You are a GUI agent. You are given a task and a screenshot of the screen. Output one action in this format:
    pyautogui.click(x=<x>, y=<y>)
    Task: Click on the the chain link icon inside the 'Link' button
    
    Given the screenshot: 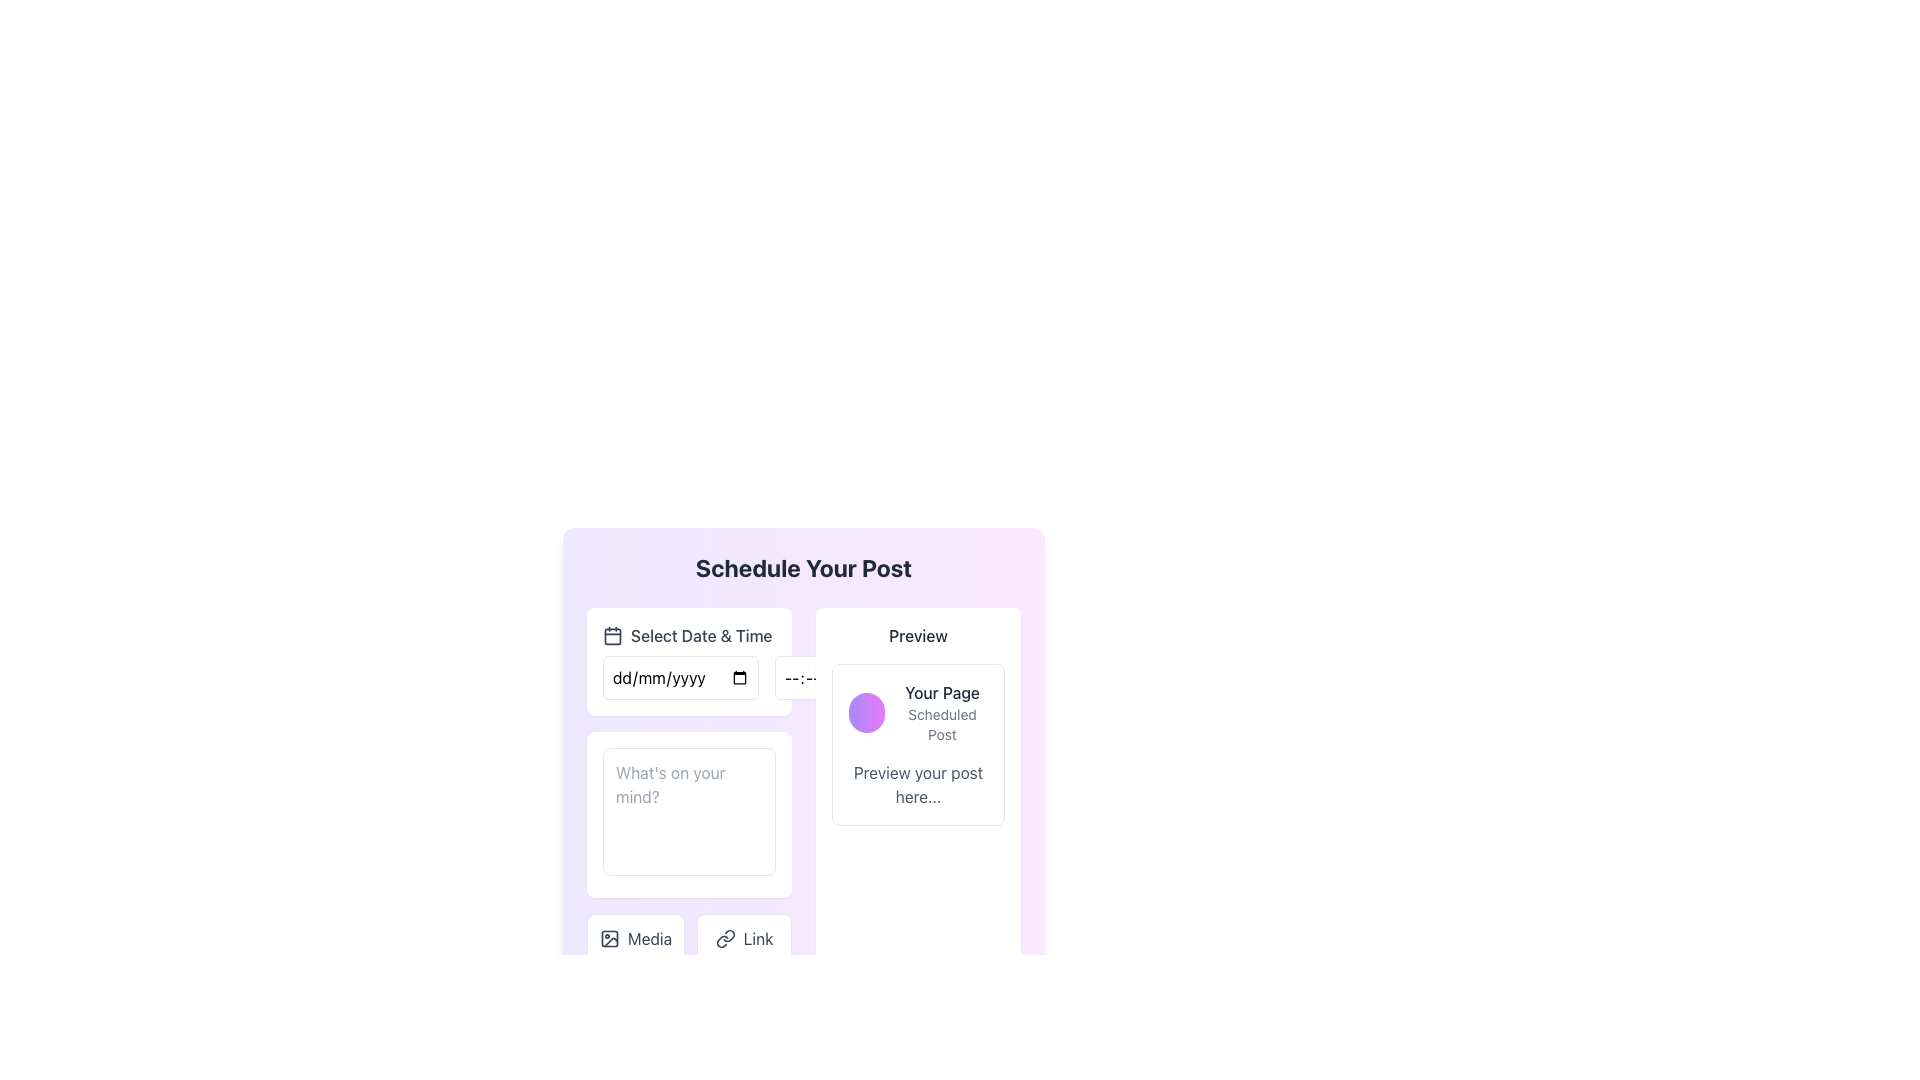 What is the action you would take?
    pyautogui.click(x=724, y=938)
    